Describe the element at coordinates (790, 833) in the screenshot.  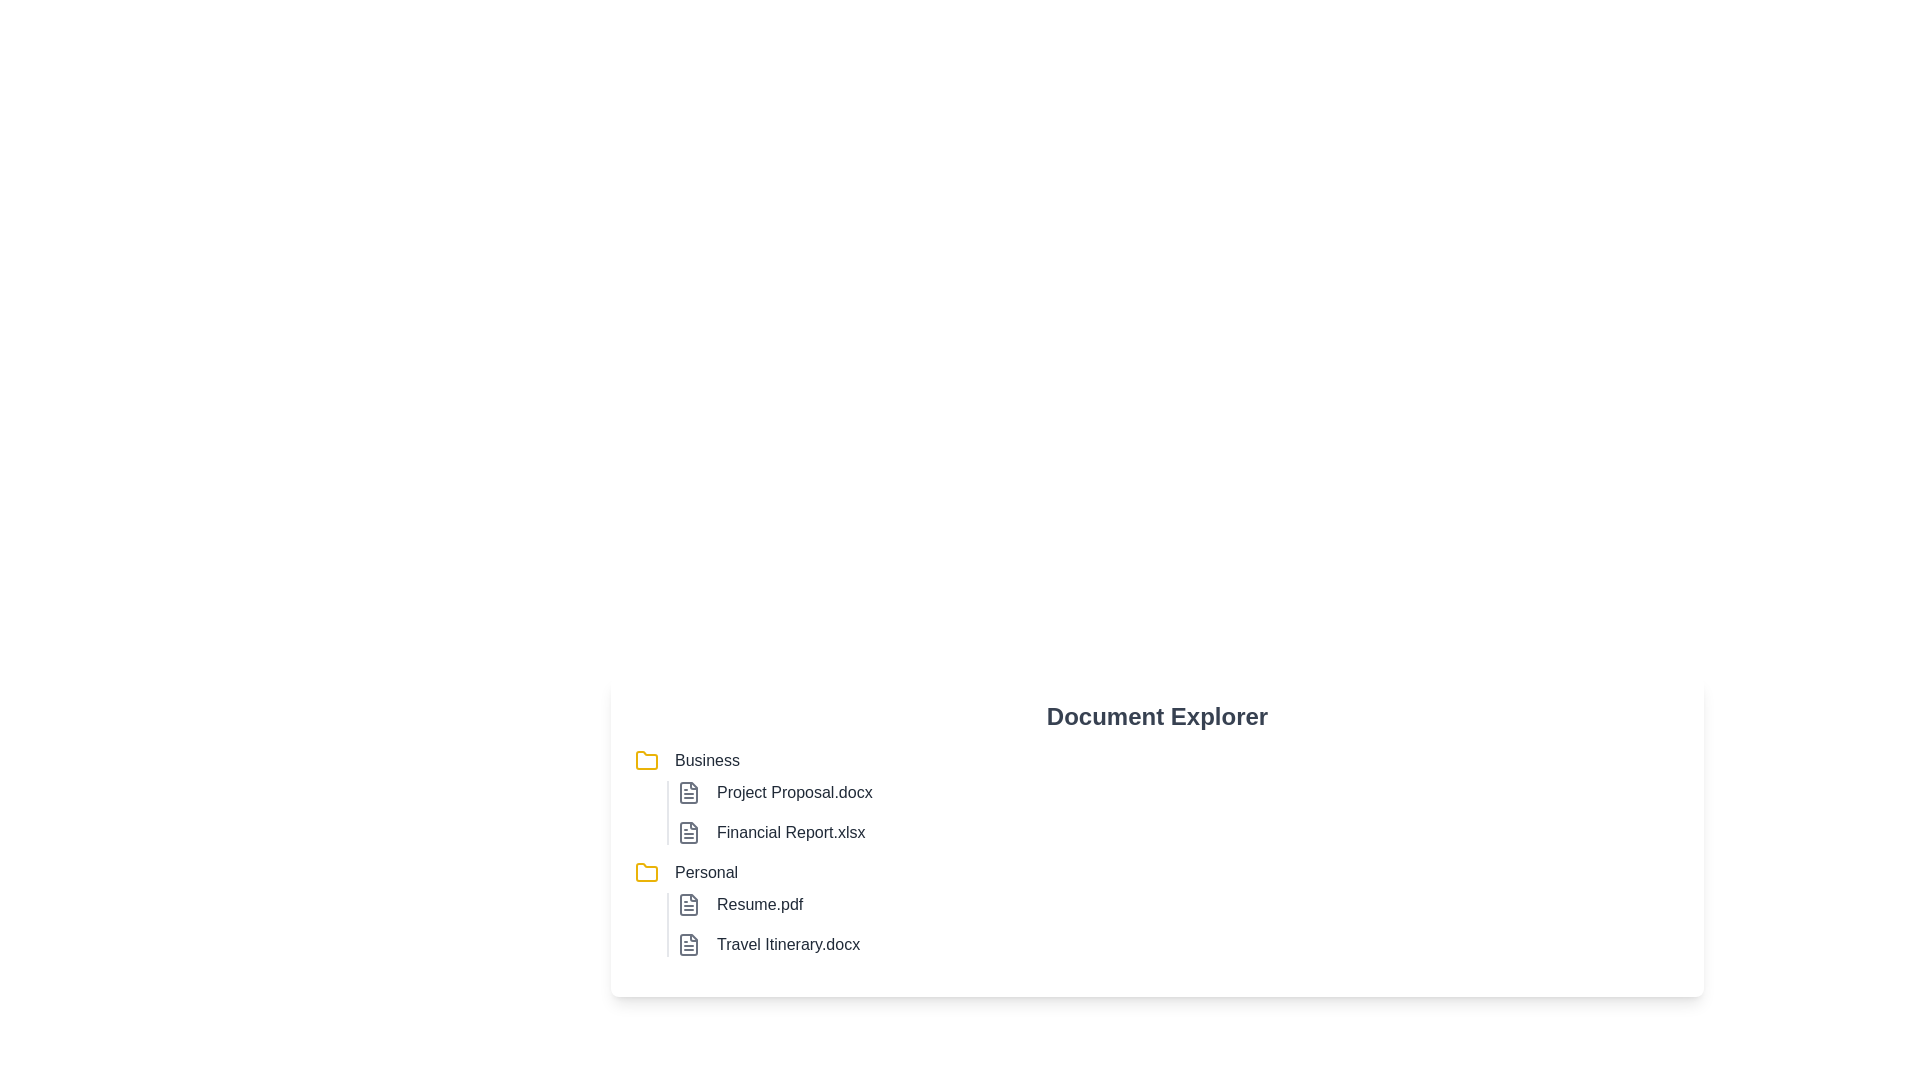
I see `the text label displaying 'Financial Report.xlsx', which is the second file listed under the 'Business' folder` at that location.